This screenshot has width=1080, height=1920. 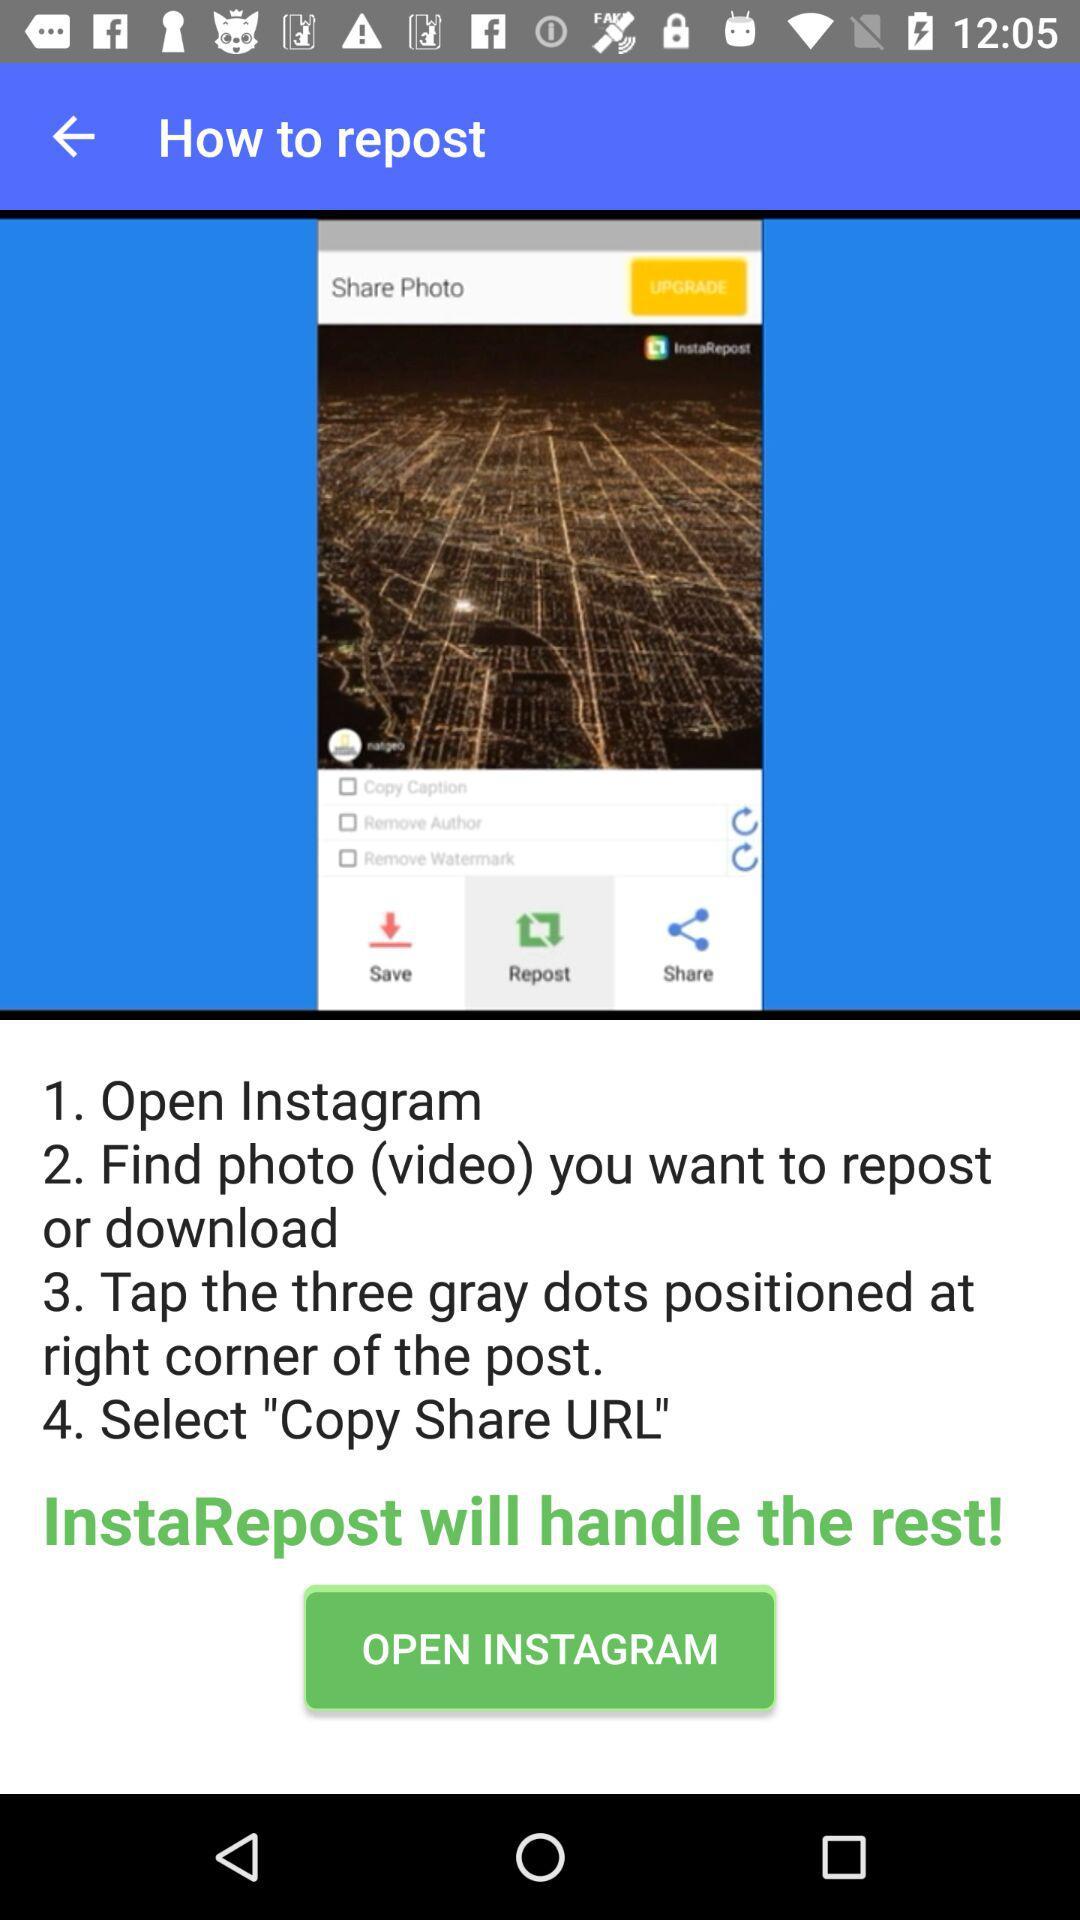 I want to click on go back, so click(x=72, y=135).